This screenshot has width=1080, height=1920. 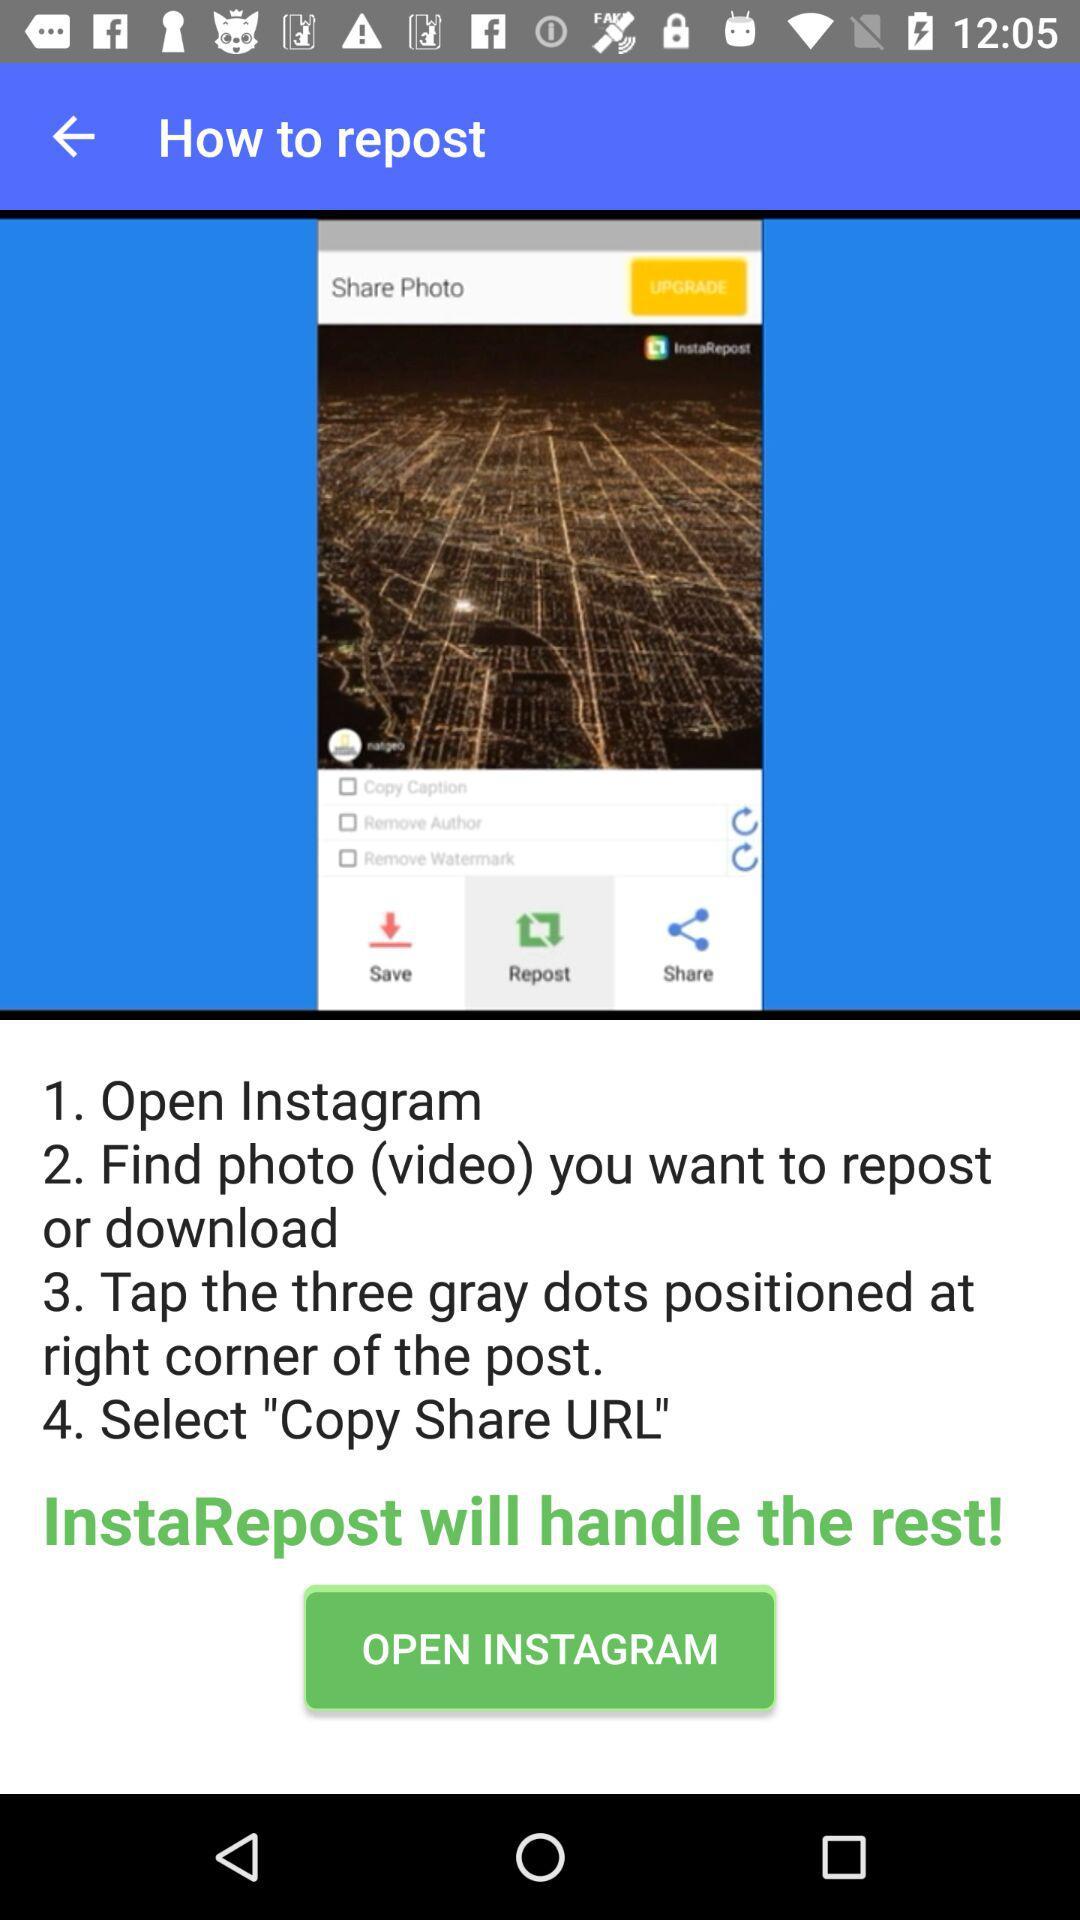 I want to click on go back, so click(x=72, y=135).